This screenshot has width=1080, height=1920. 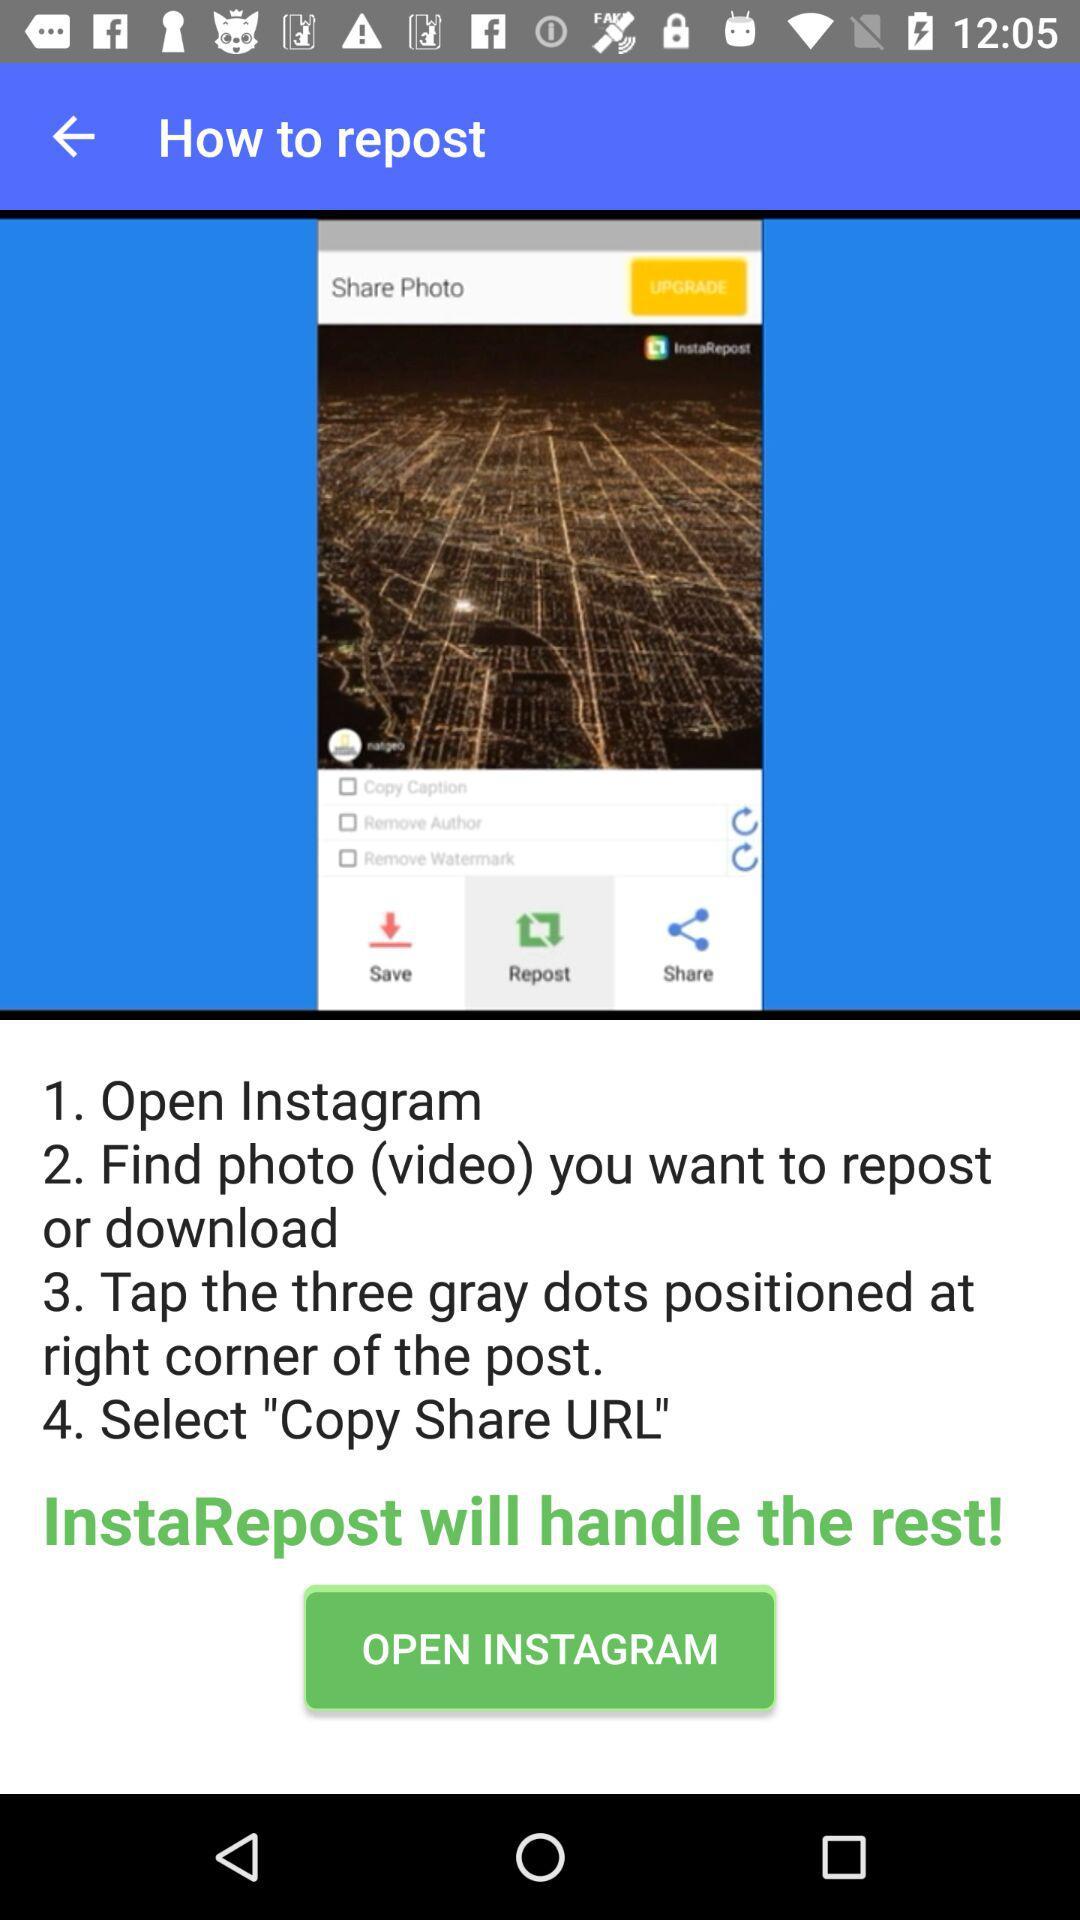 I want to click on go back, so click(x=72, y=135).